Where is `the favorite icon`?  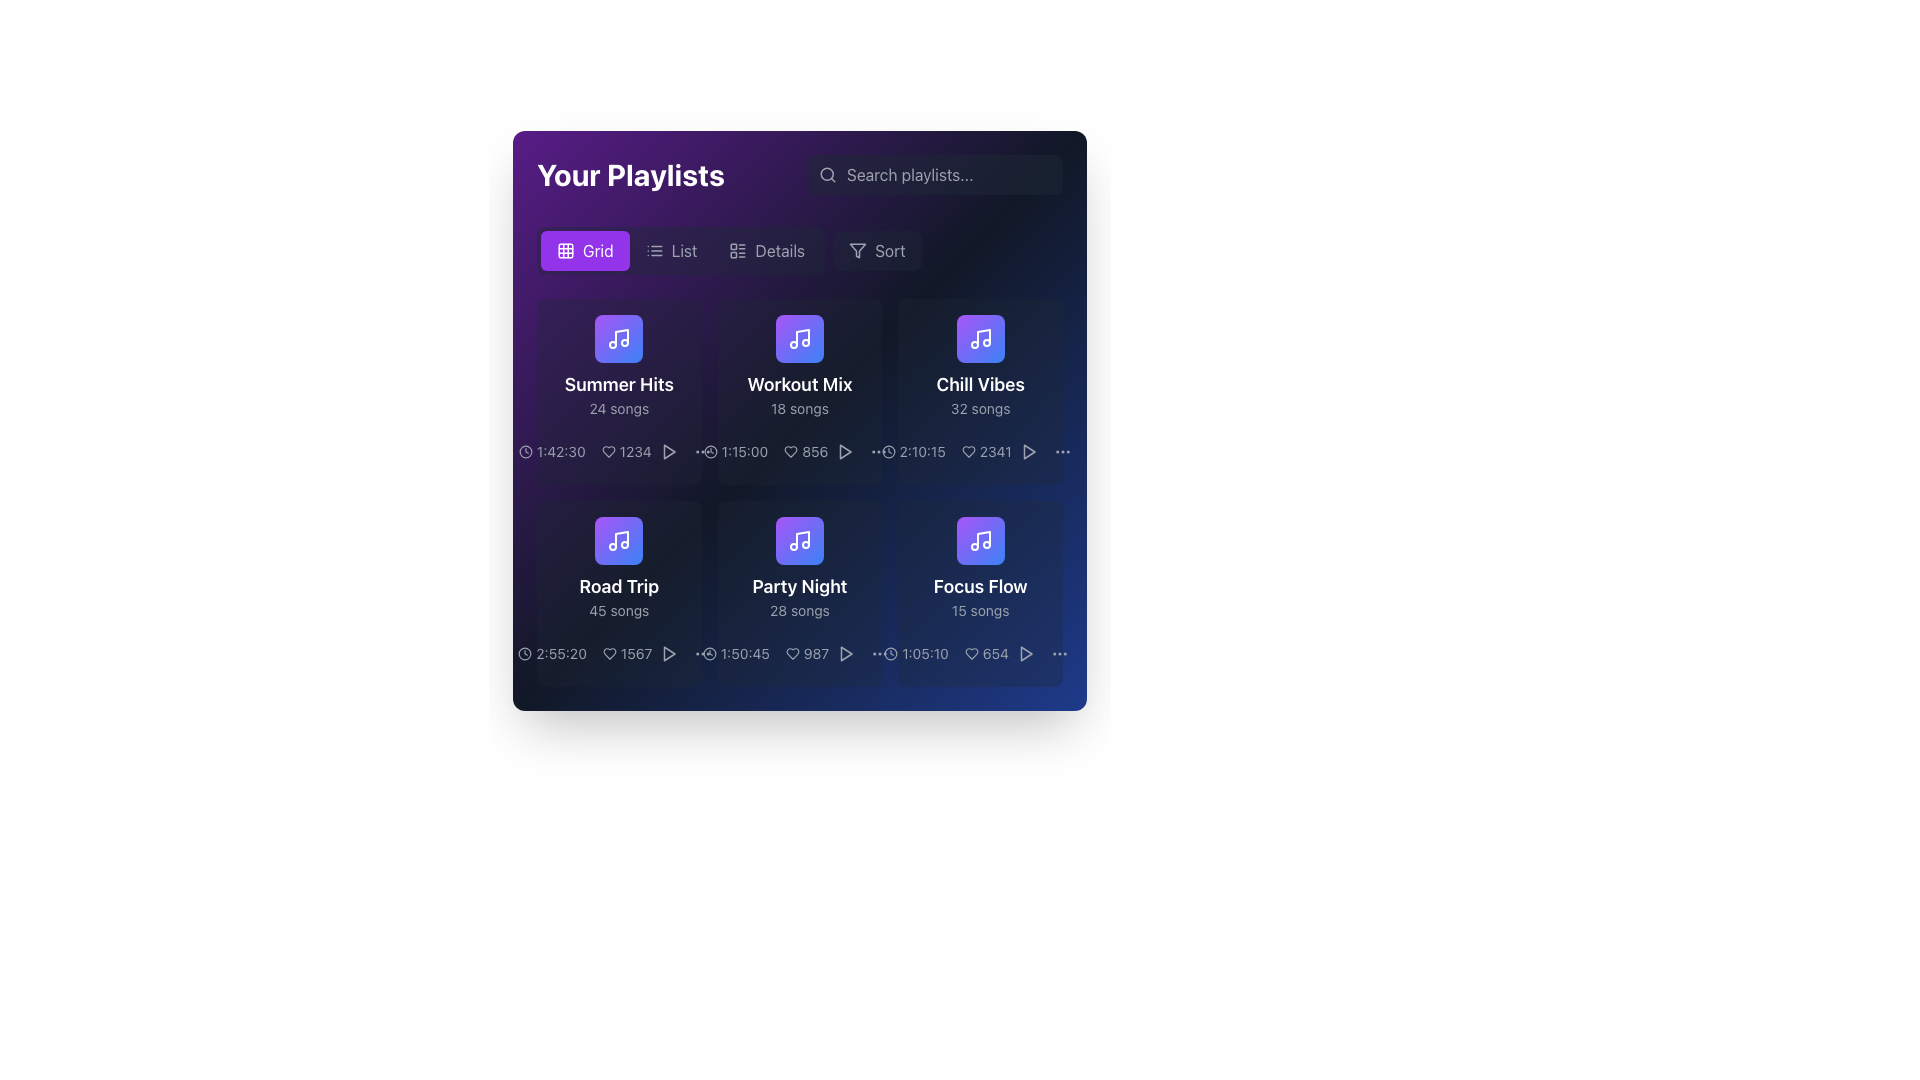 the favorite icon is located at coordinates (608, 654).